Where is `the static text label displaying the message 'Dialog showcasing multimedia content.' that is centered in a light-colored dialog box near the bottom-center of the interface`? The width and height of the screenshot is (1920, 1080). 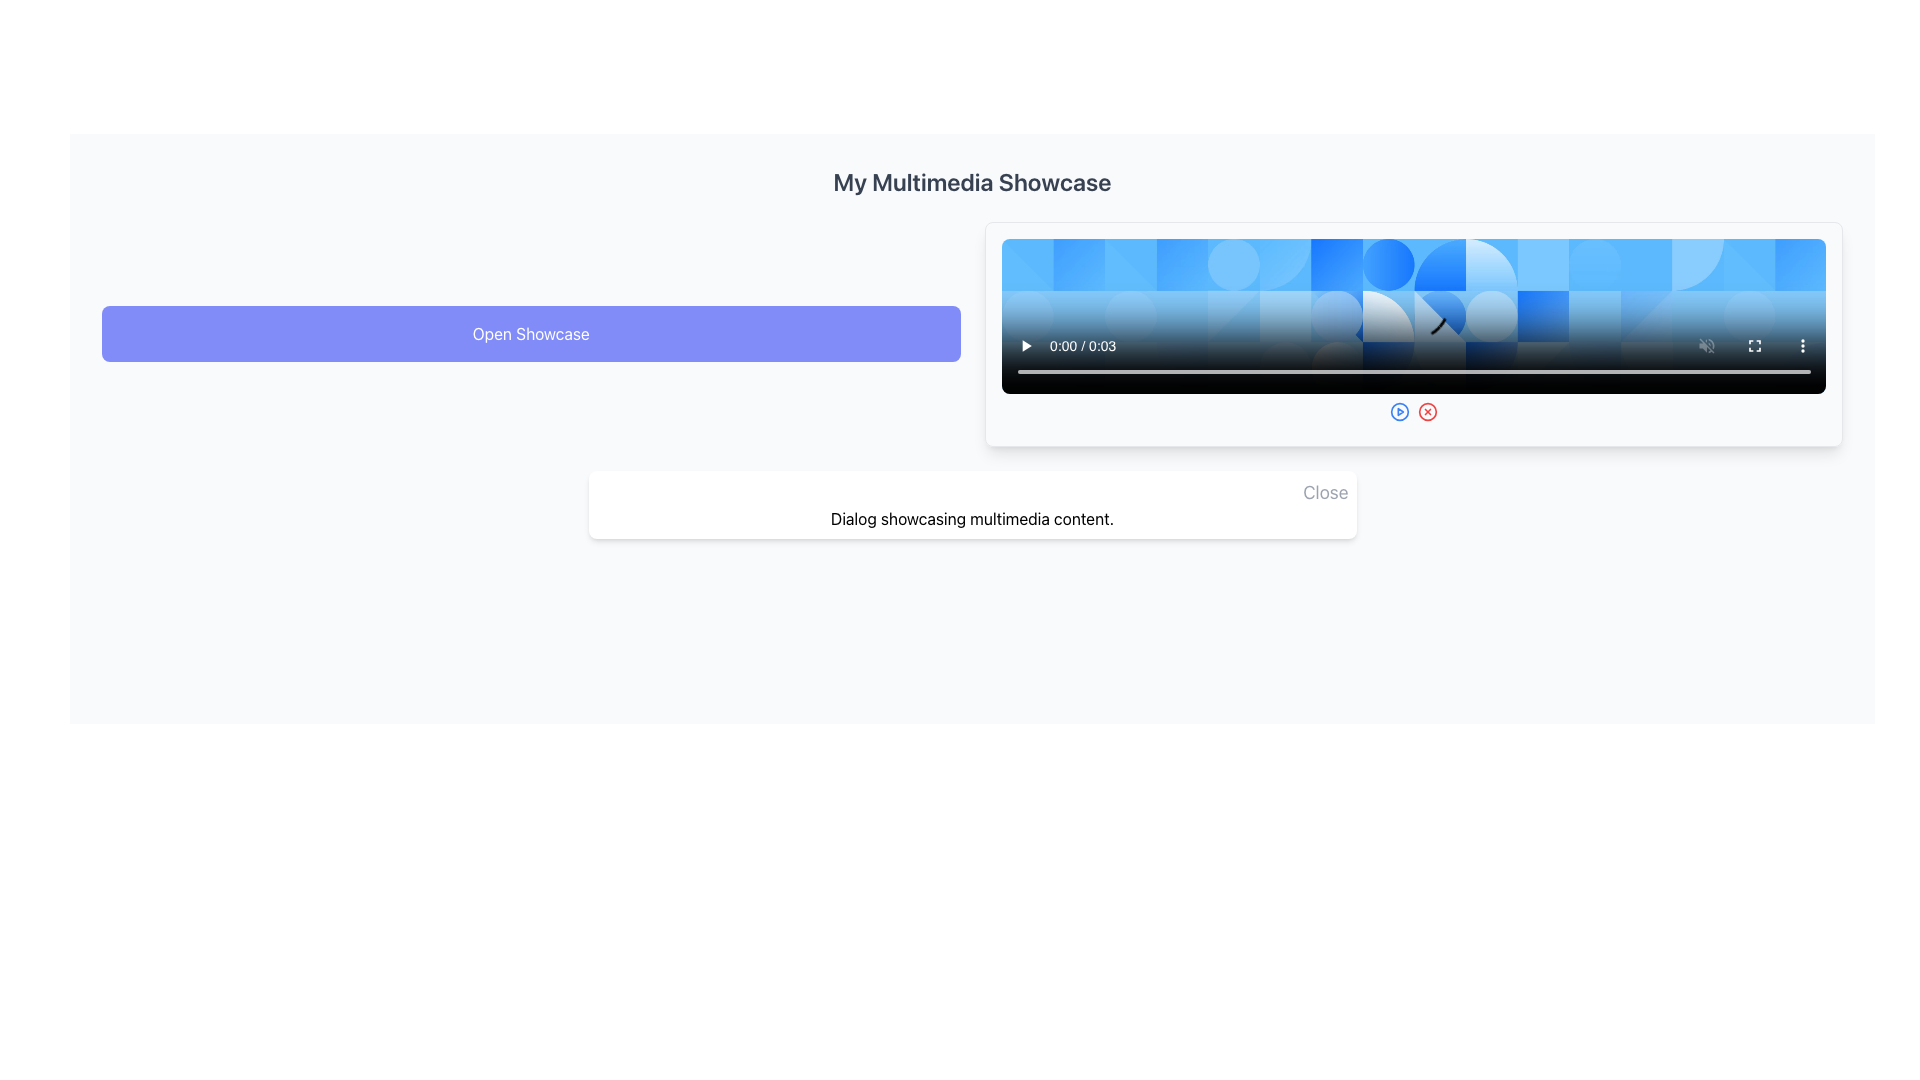
the static text label displaying the message 'Dialog showcasing multimedia content.' that is centered in a light-colored dialog box near the bottom-center of the interface is located at coordinates (972, 517).